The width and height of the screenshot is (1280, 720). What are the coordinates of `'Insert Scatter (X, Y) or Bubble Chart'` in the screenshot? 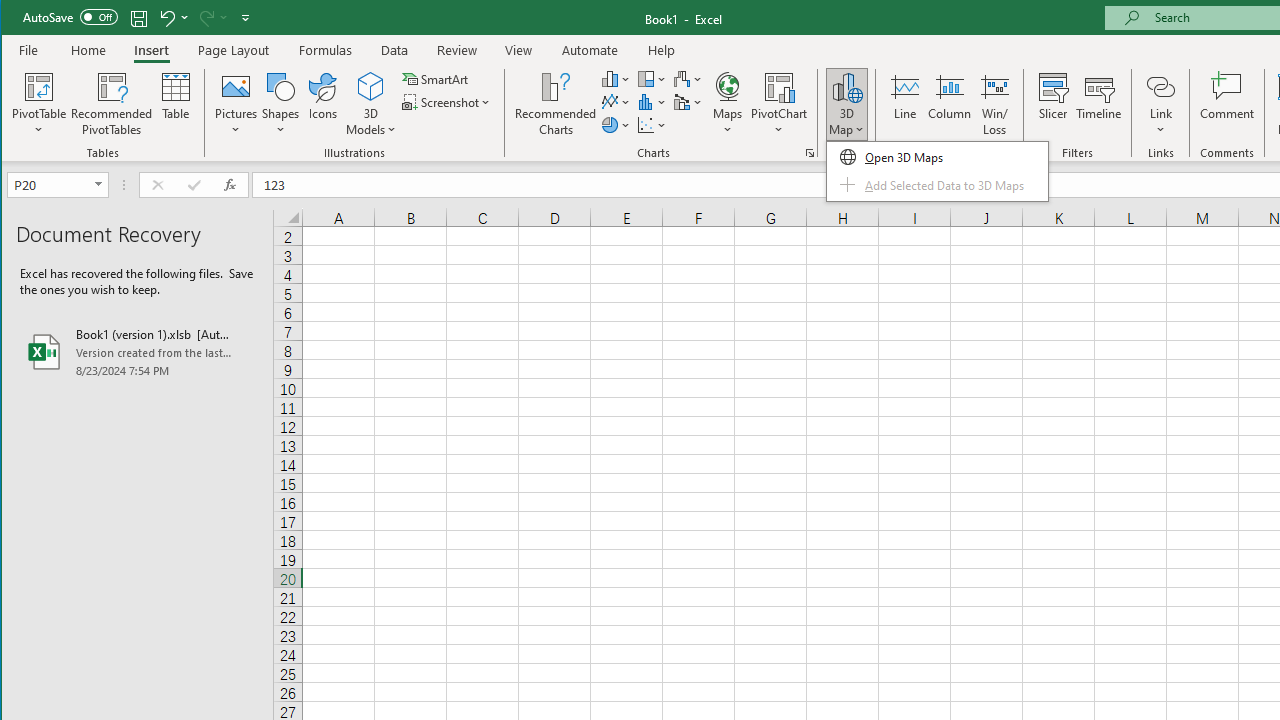 It's located at (652, 125).